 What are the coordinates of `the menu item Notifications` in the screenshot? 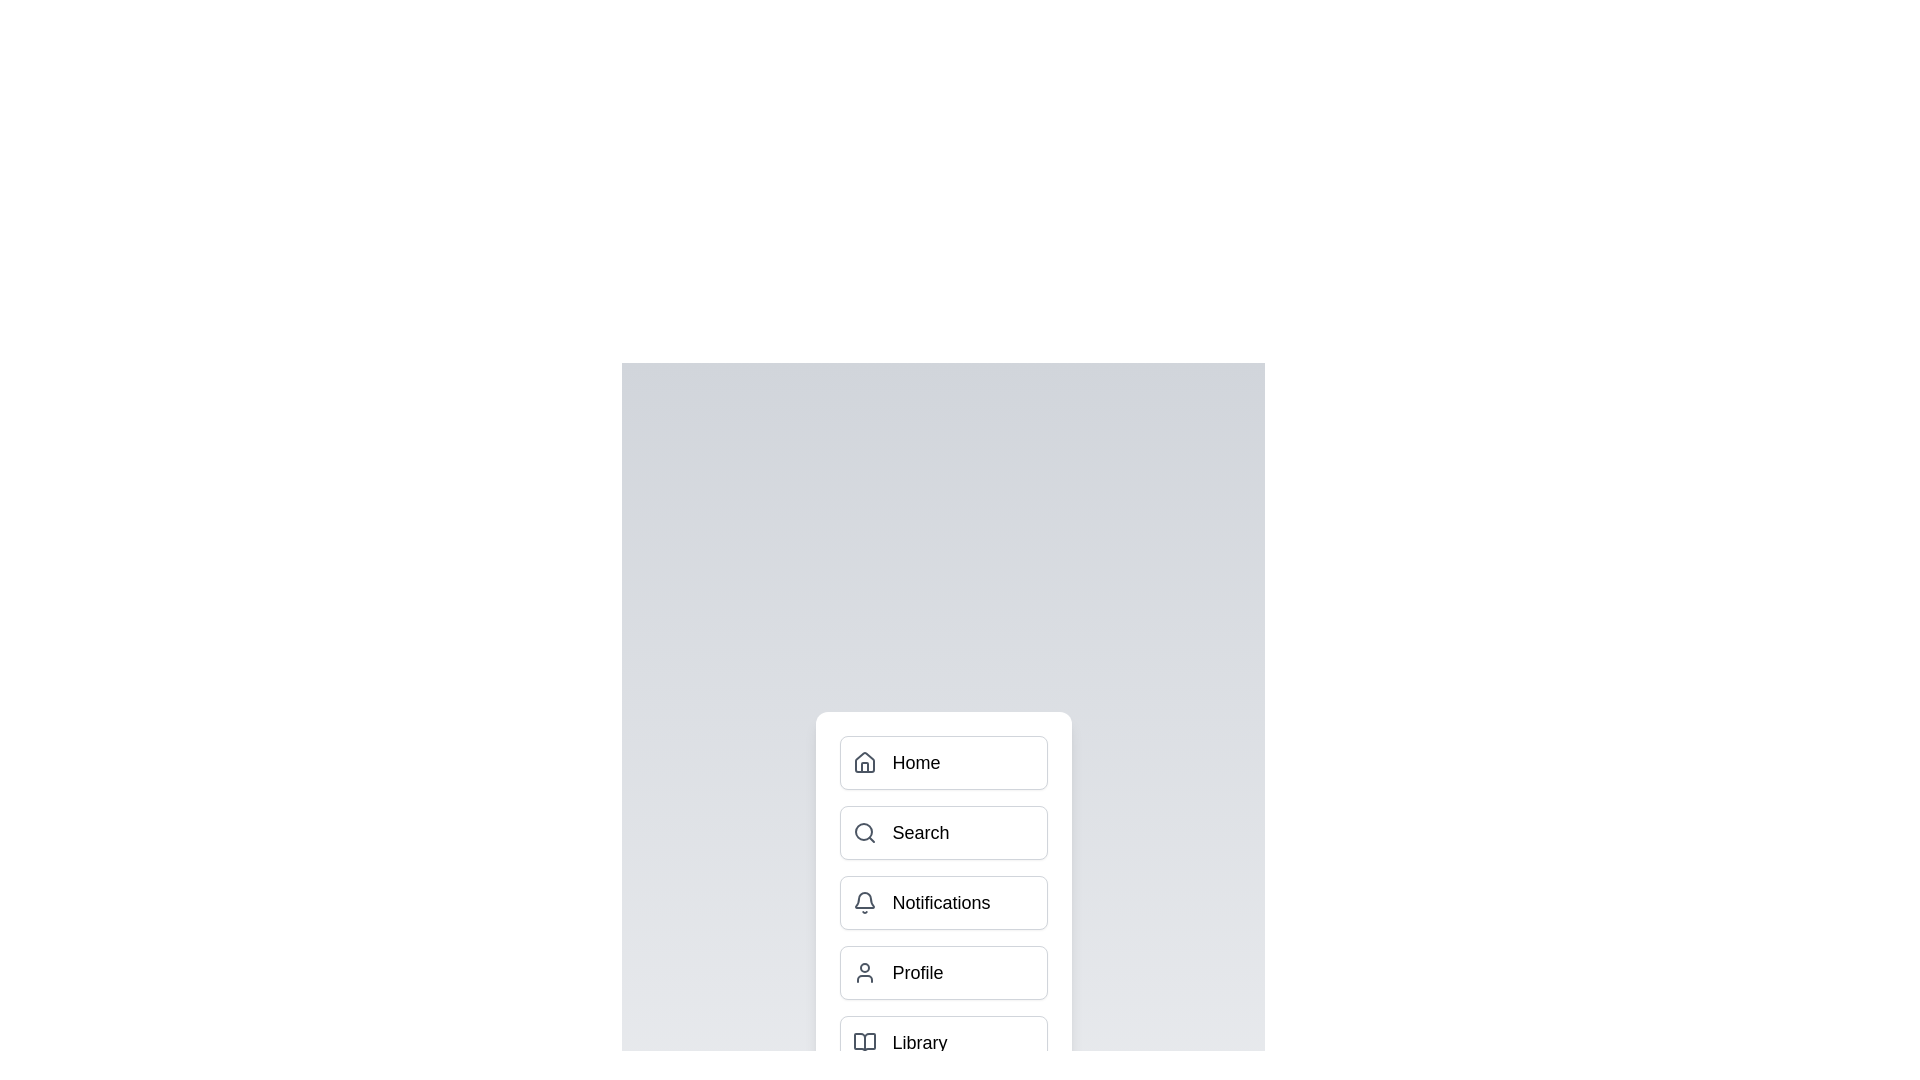 It's located at (942, 902).